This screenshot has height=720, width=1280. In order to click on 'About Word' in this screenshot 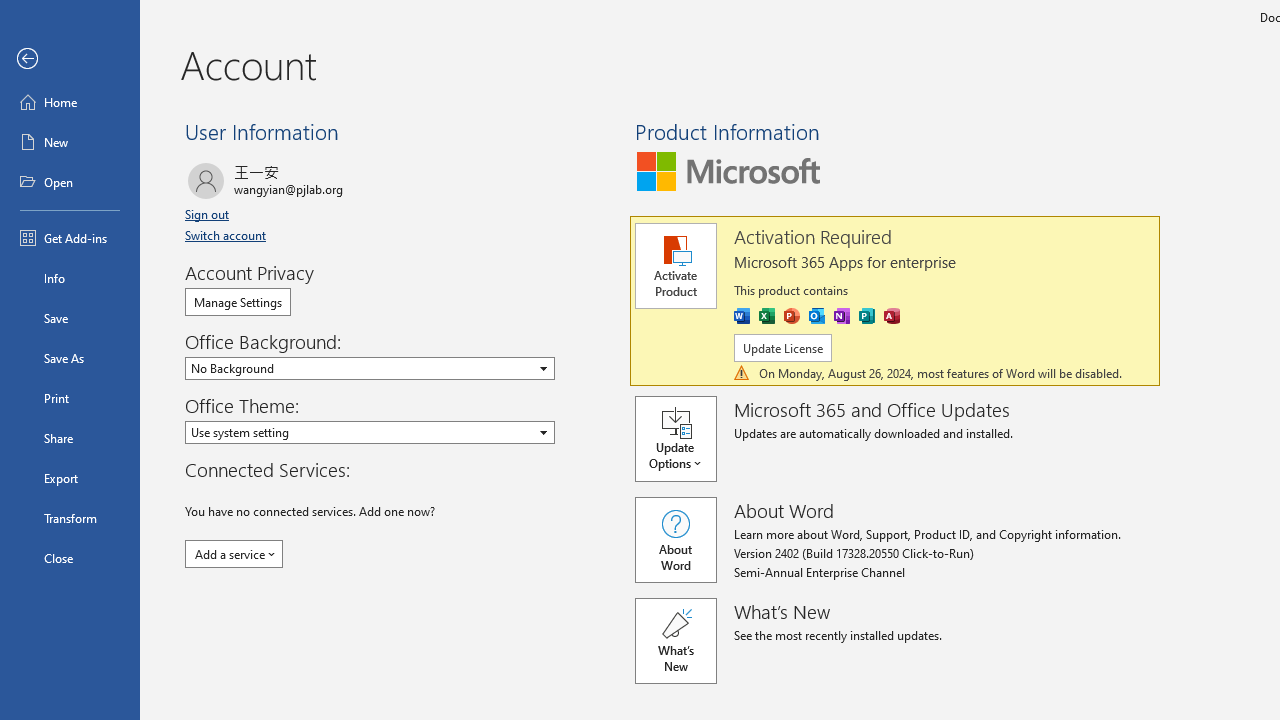, I will do `click(675, 540)`.